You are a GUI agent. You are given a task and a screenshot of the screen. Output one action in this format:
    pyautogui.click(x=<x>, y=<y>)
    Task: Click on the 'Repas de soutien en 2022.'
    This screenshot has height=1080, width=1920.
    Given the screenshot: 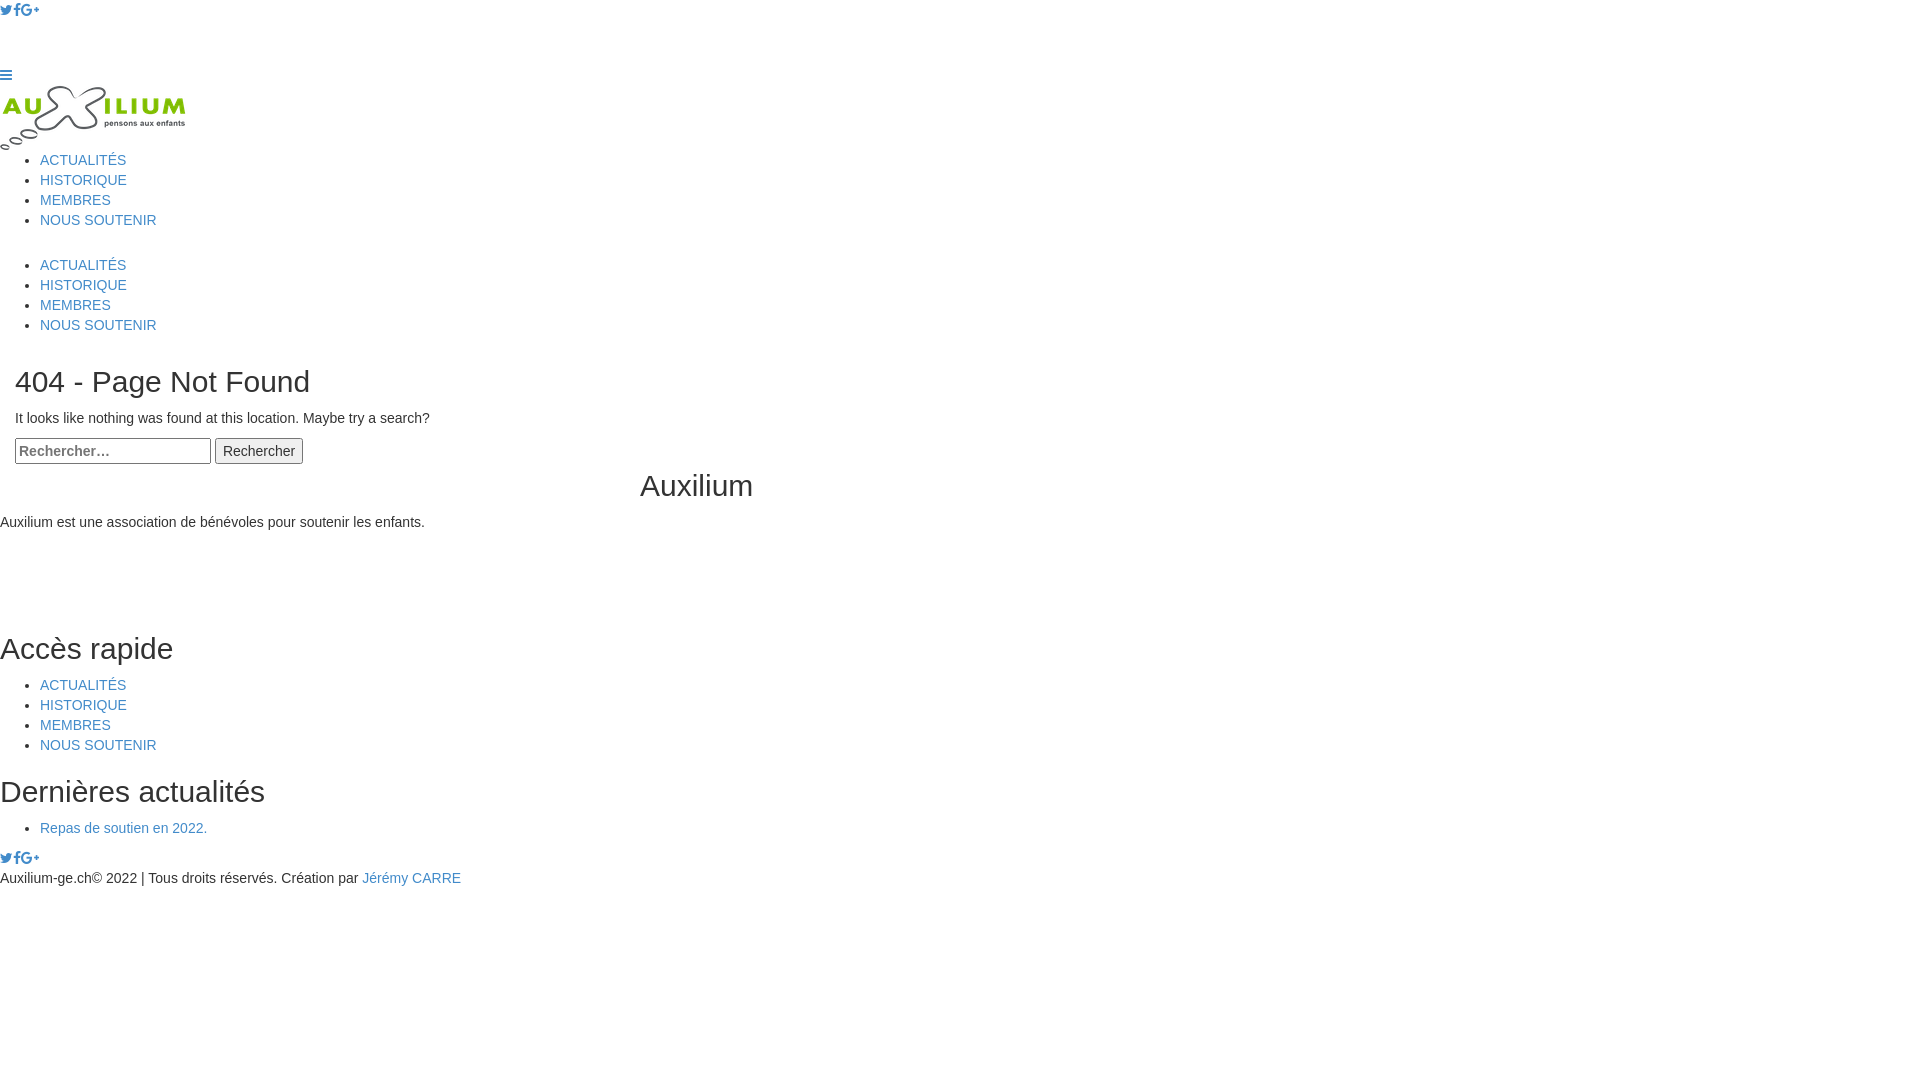 What is the action you would take?
    pyautogui.click(x=122, y=828)
    